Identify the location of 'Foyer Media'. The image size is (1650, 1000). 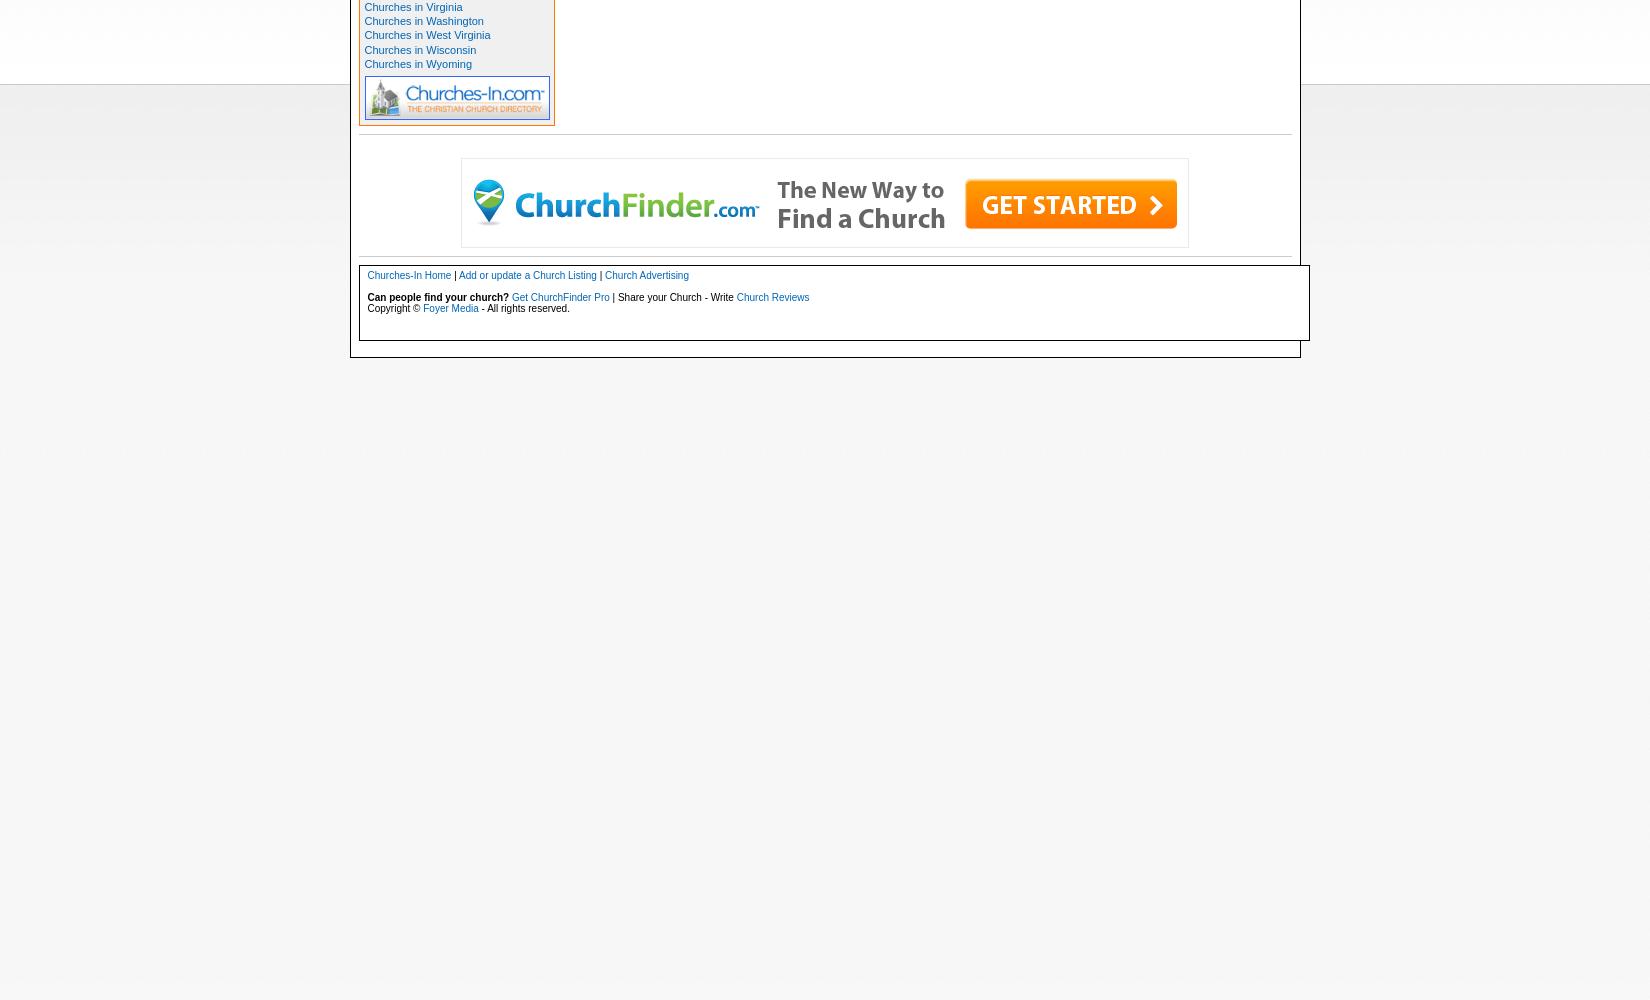
(449, 307).